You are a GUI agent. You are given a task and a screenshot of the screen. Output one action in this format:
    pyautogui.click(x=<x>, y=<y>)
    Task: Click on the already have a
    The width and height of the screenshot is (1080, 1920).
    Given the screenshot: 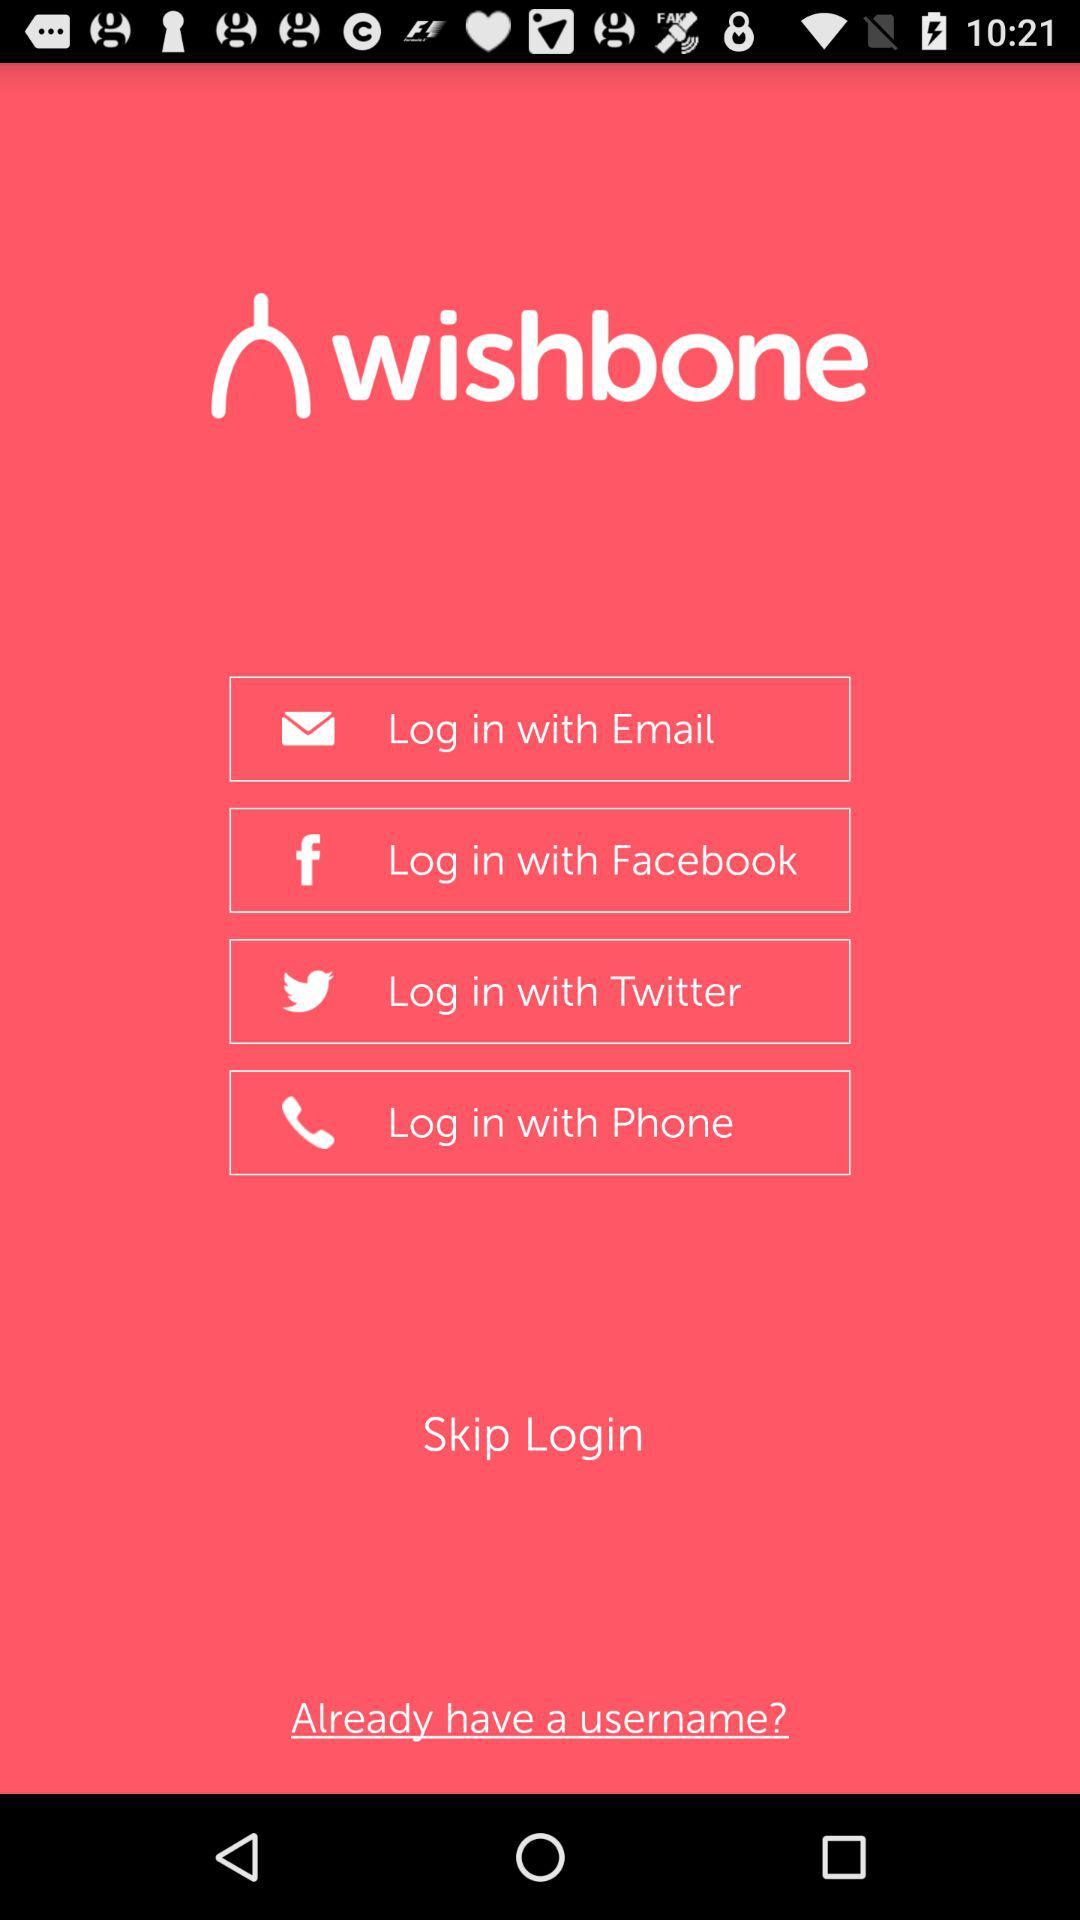 What is the action you would take?
    pyautogui.click(x=540, y=1717)
    